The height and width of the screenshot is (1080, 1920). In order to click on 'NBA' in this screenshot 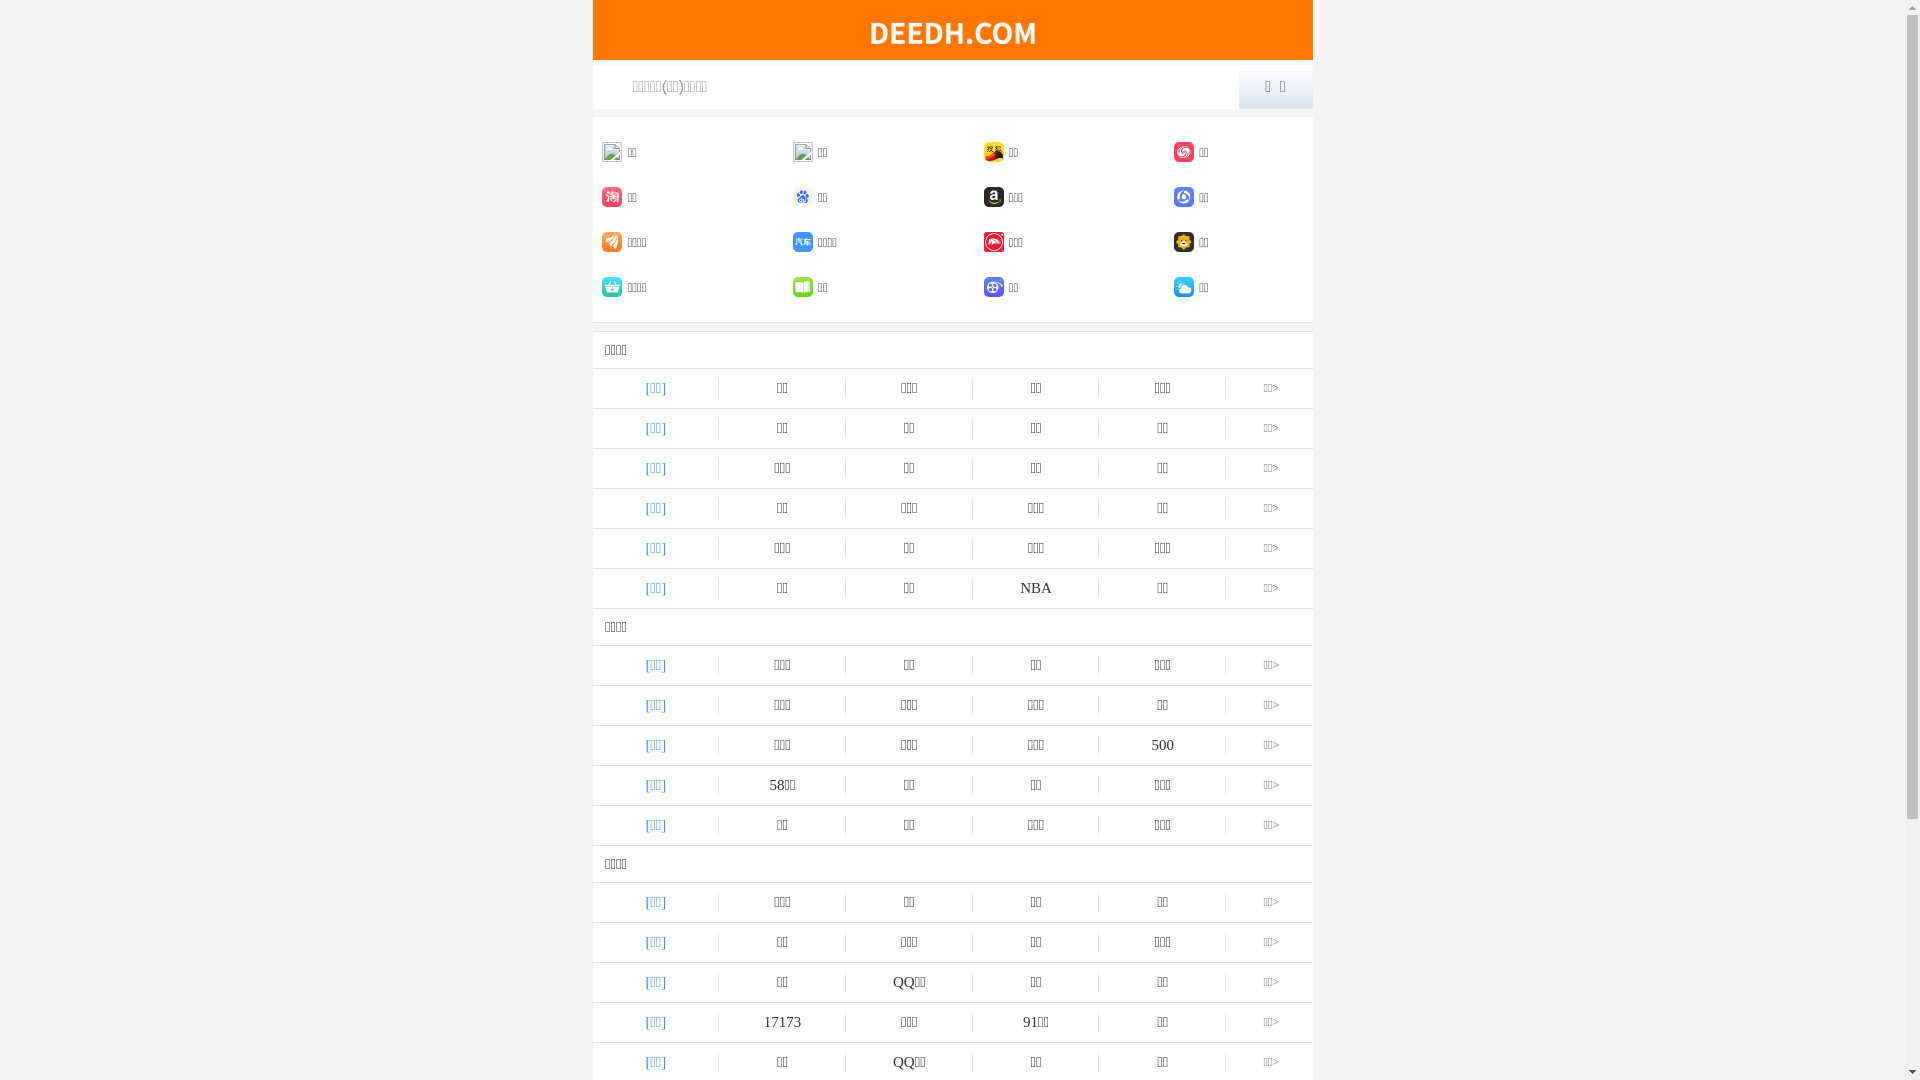, I will do `click(1036, 587)`.